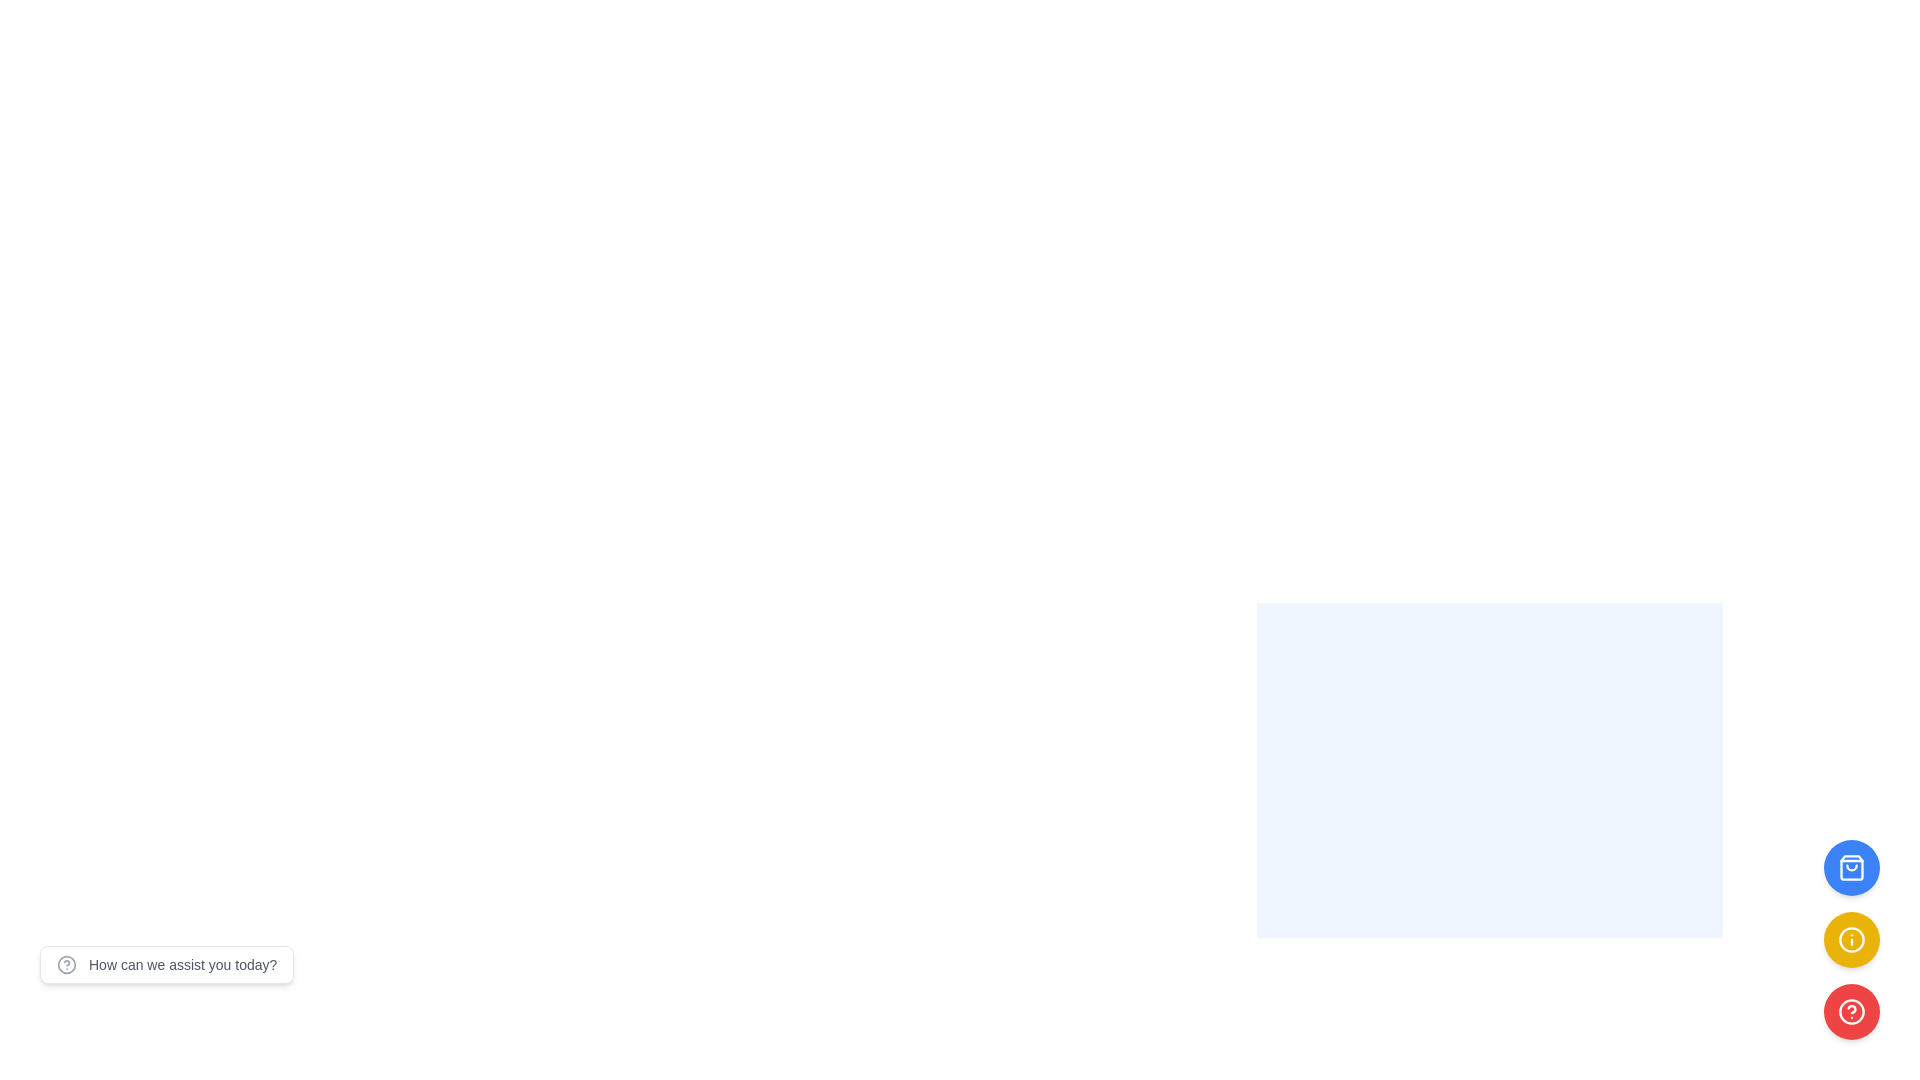  Describe the element at coordinates (1851, 940) in the screenshot. I see `the circular icon button with a yellow background and white information symbol located` at that location.